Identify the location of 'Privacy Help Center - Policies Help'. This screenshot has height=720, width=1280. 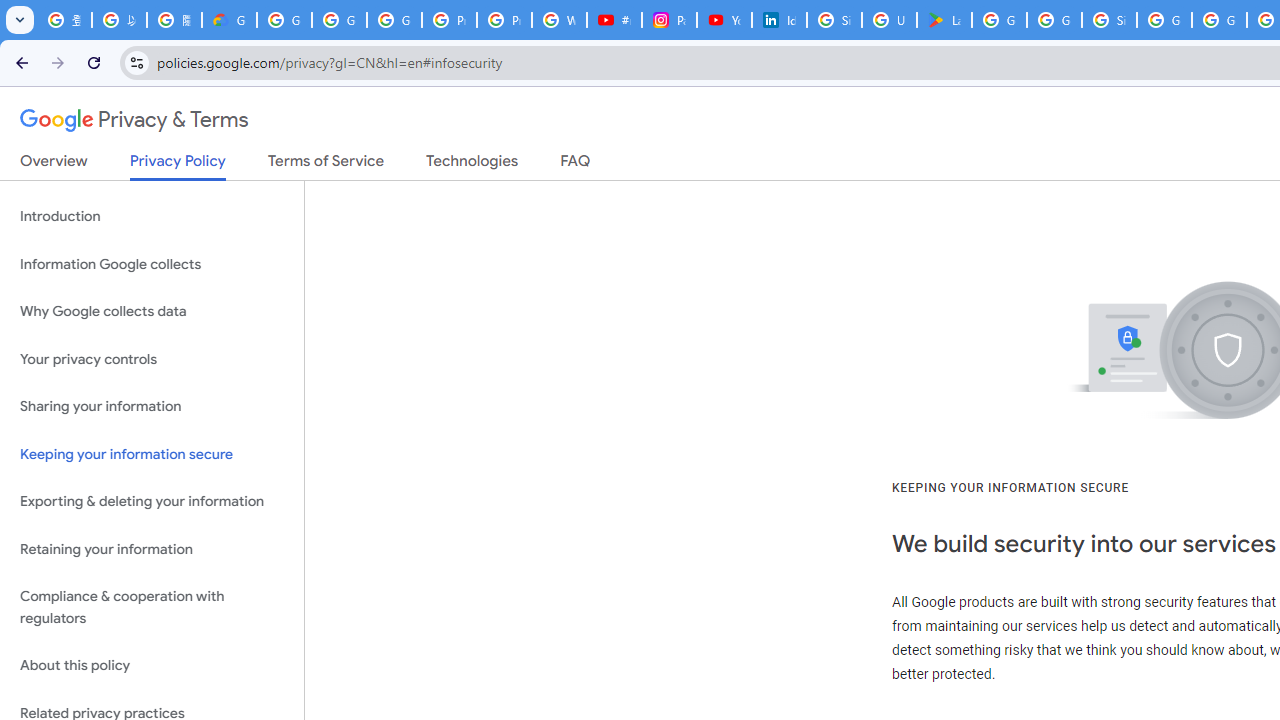
(504, 20).